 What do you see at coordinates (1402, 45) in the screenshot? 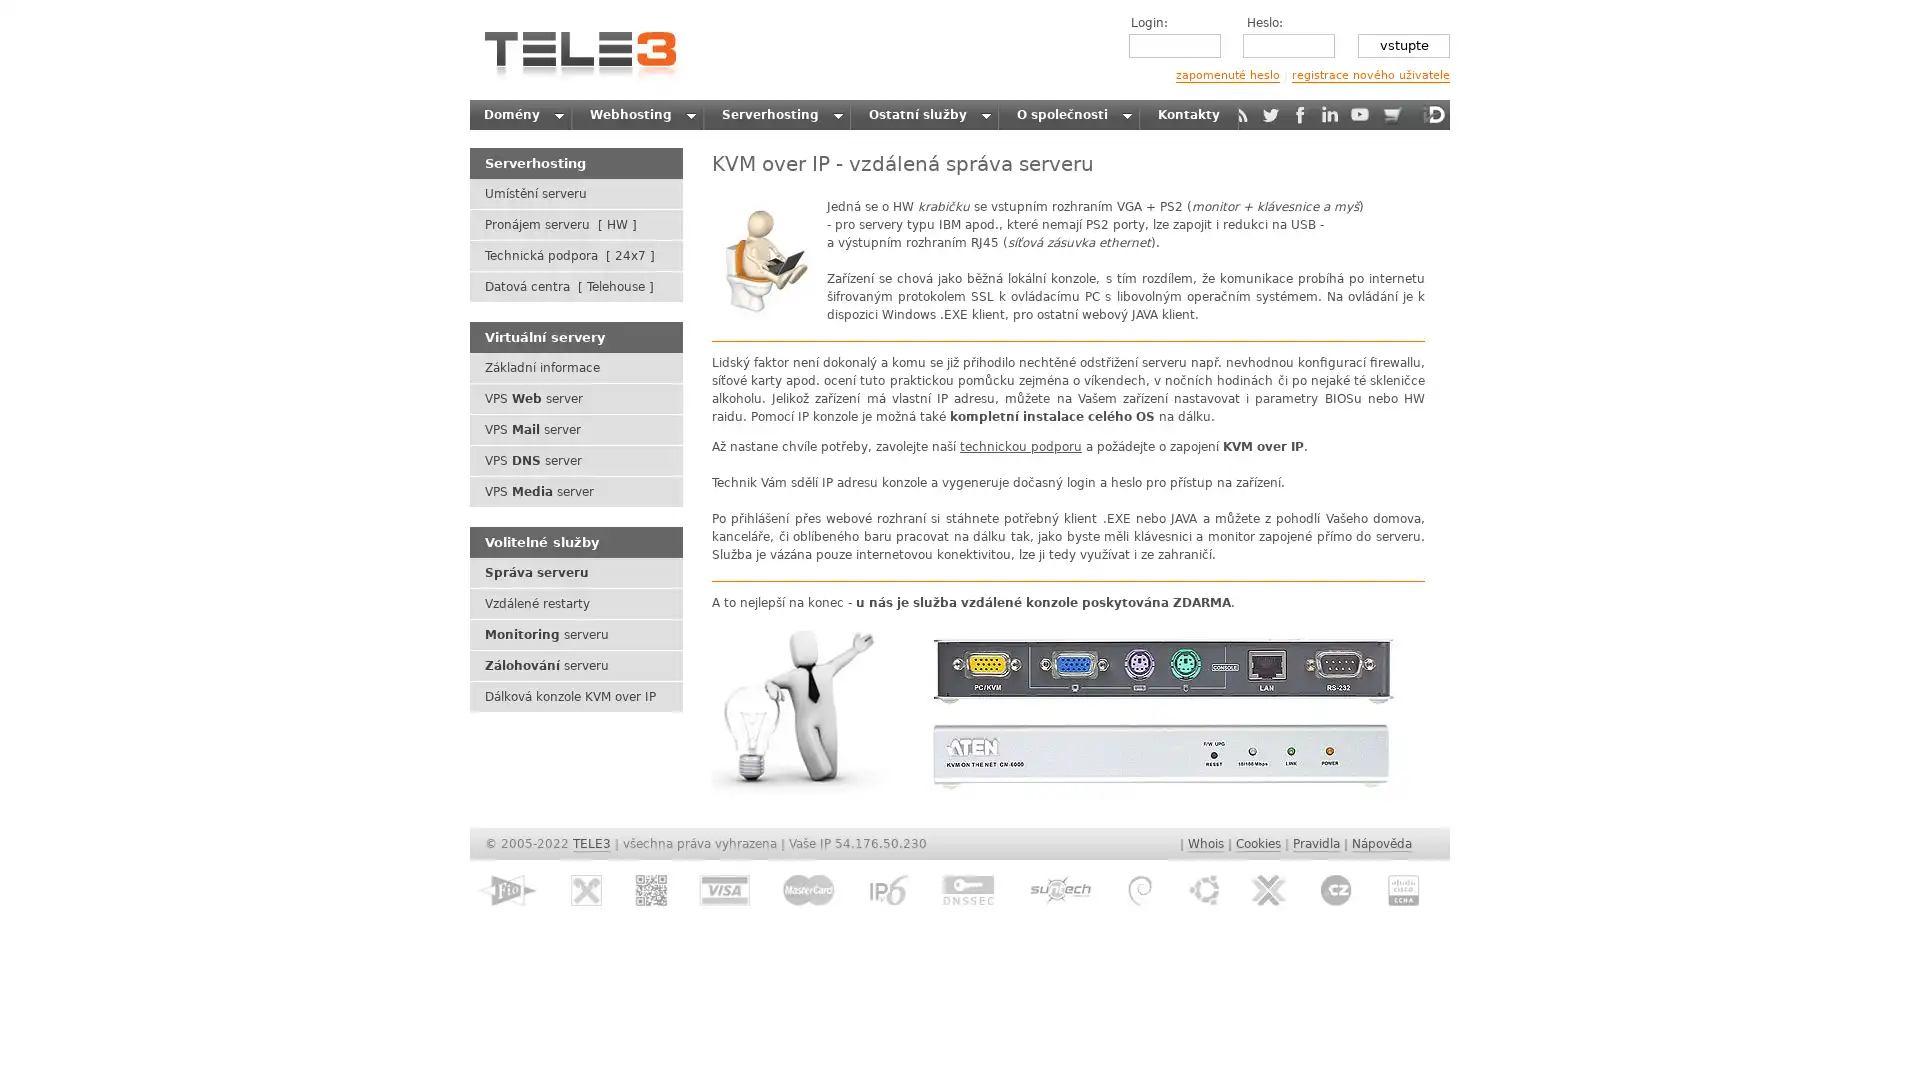
I see `vstupte` at bounding box center [1402, 45].